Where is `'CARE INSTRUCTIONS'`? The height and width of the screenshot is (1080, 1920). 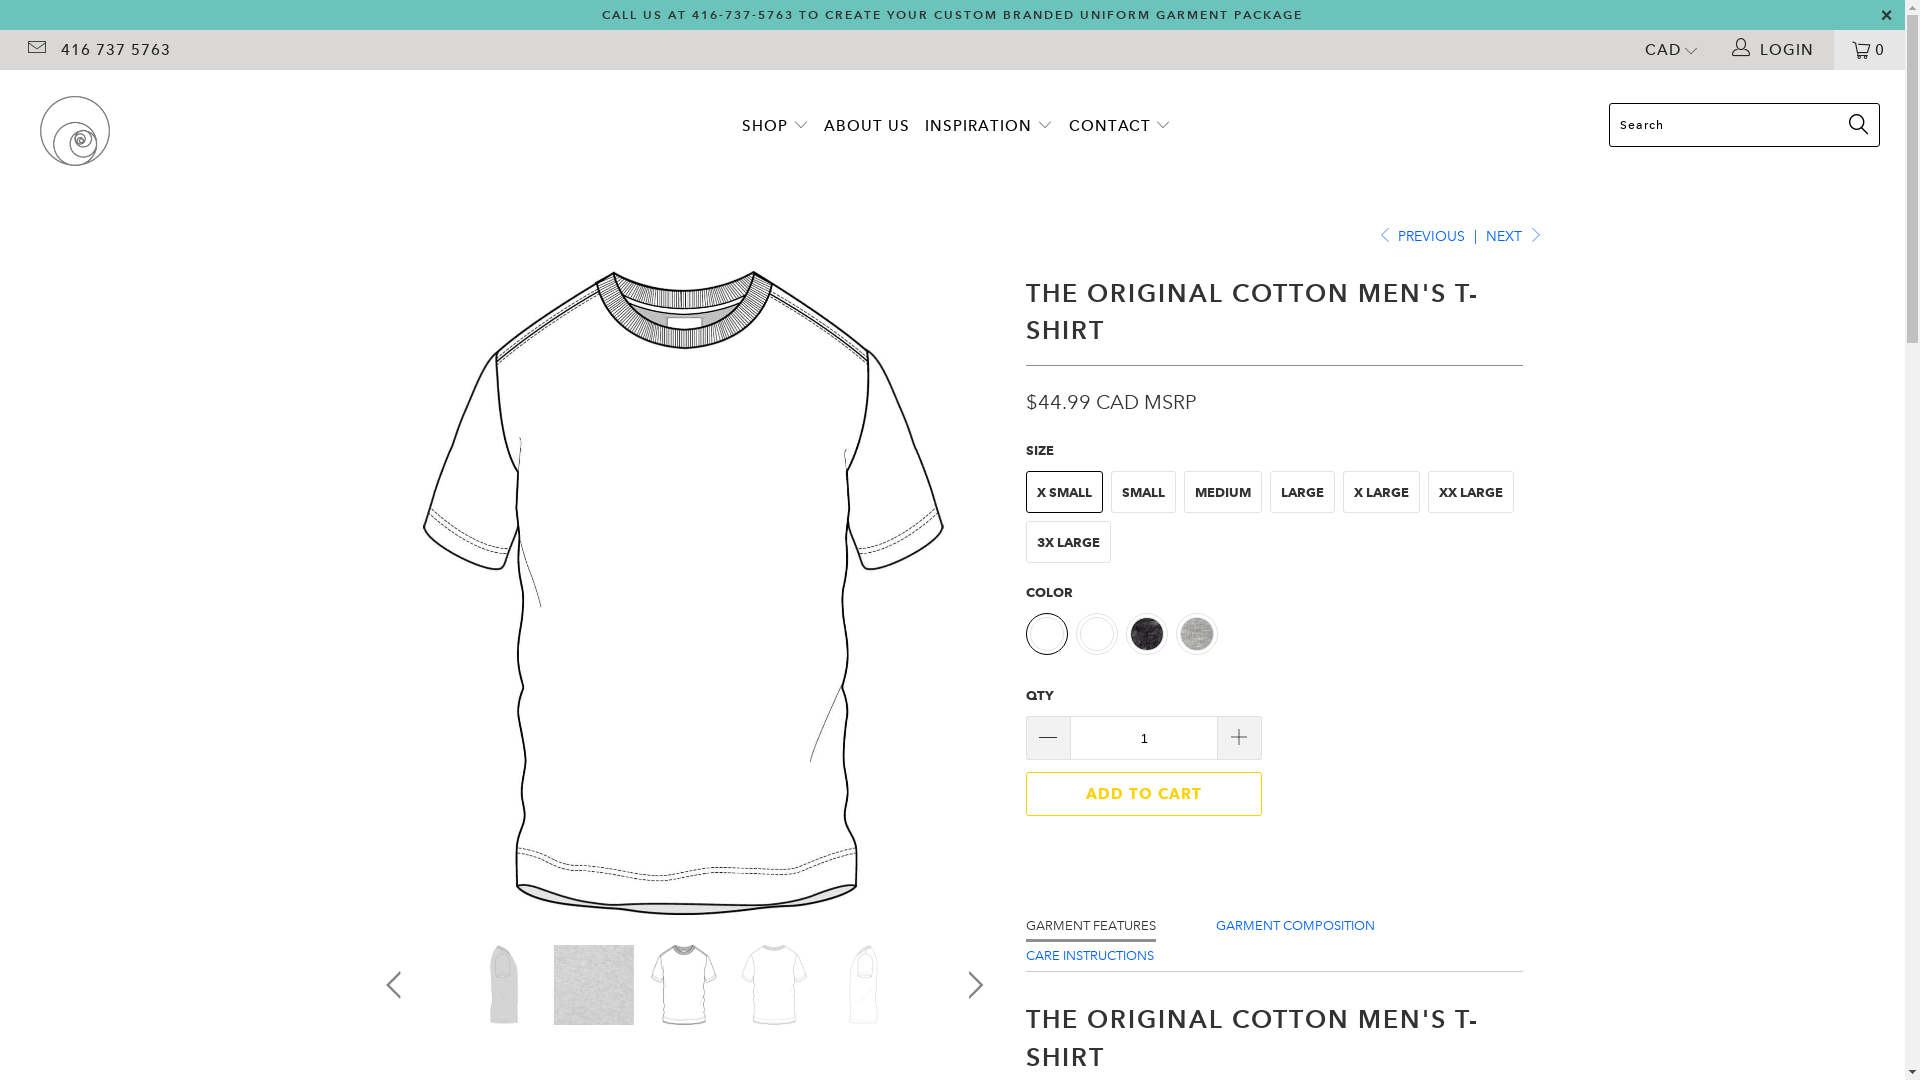
'CARE INSTRUCTIONS' is located at coordinates (1088, 954).